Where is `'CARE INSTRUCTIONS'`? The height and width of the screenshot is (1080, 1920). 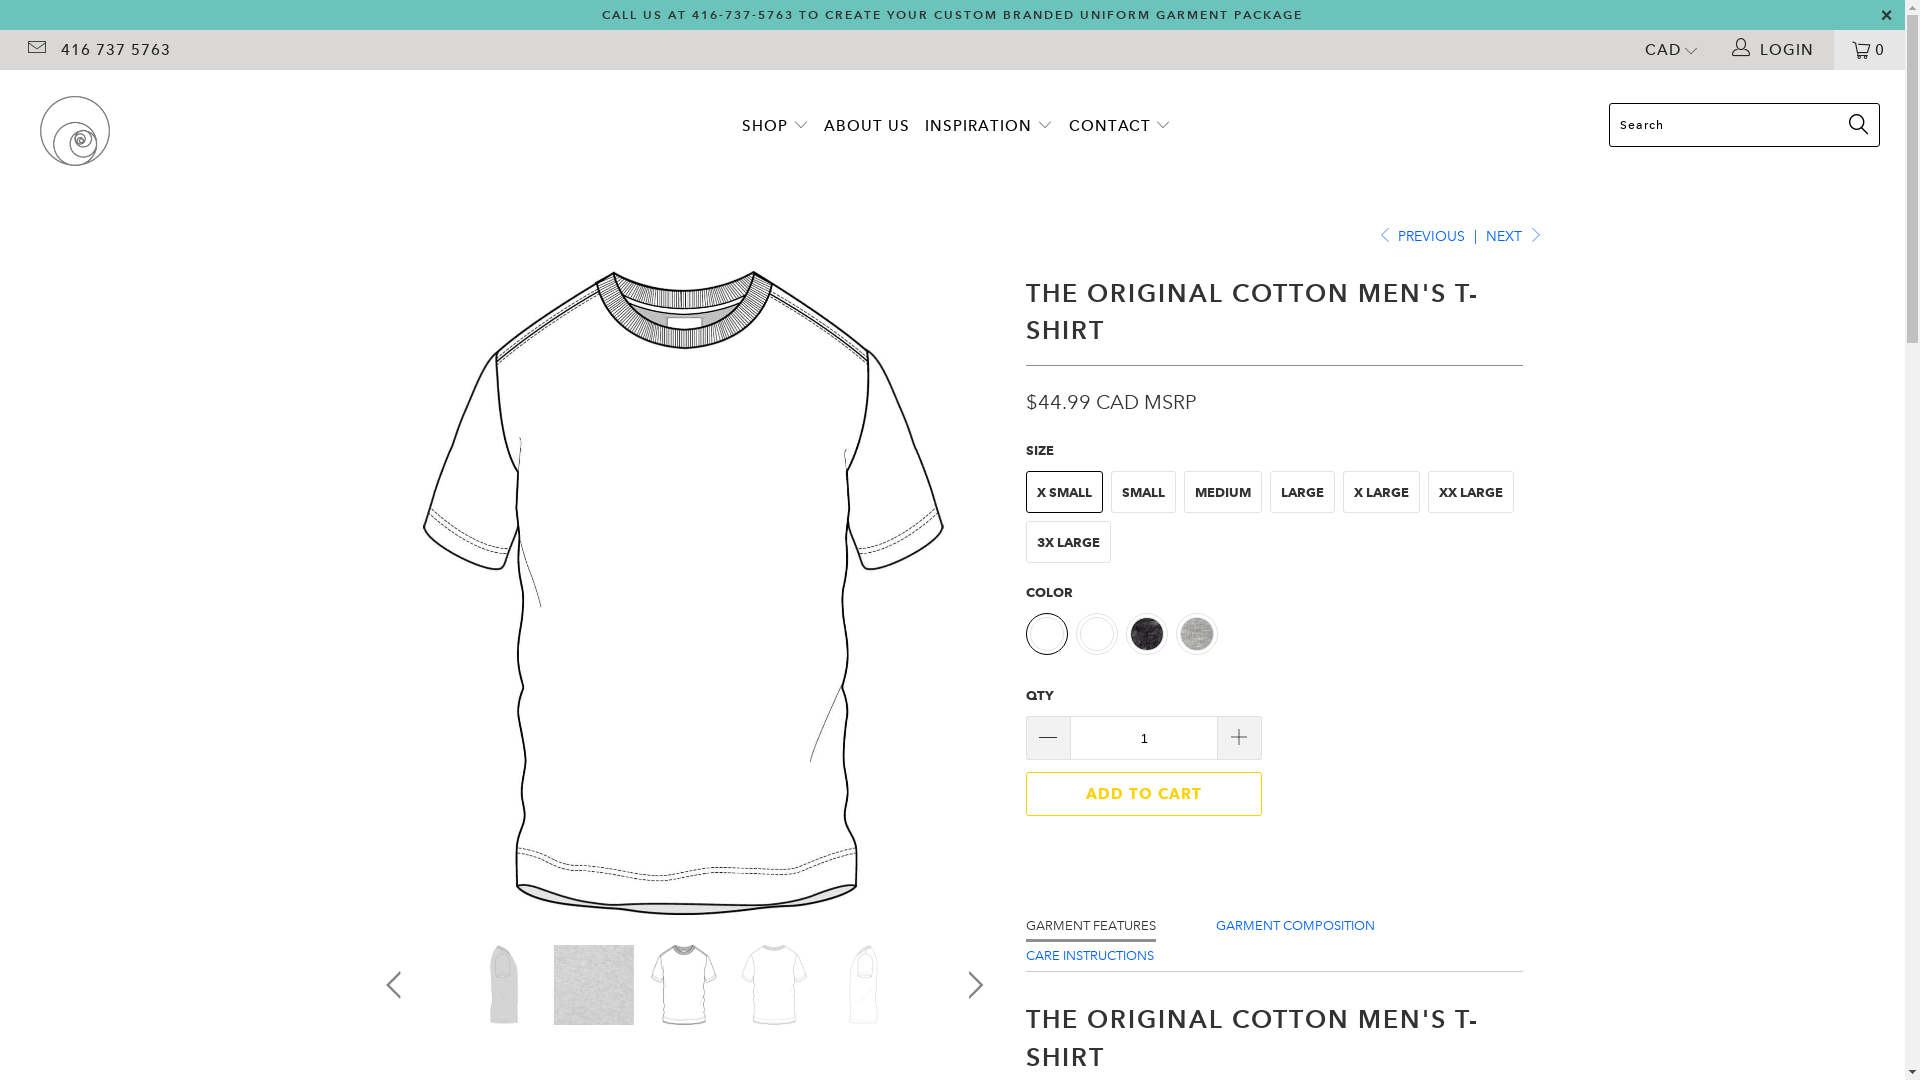
'CARE INSTRUCTIONS' is located at coordinates (1088, 954).